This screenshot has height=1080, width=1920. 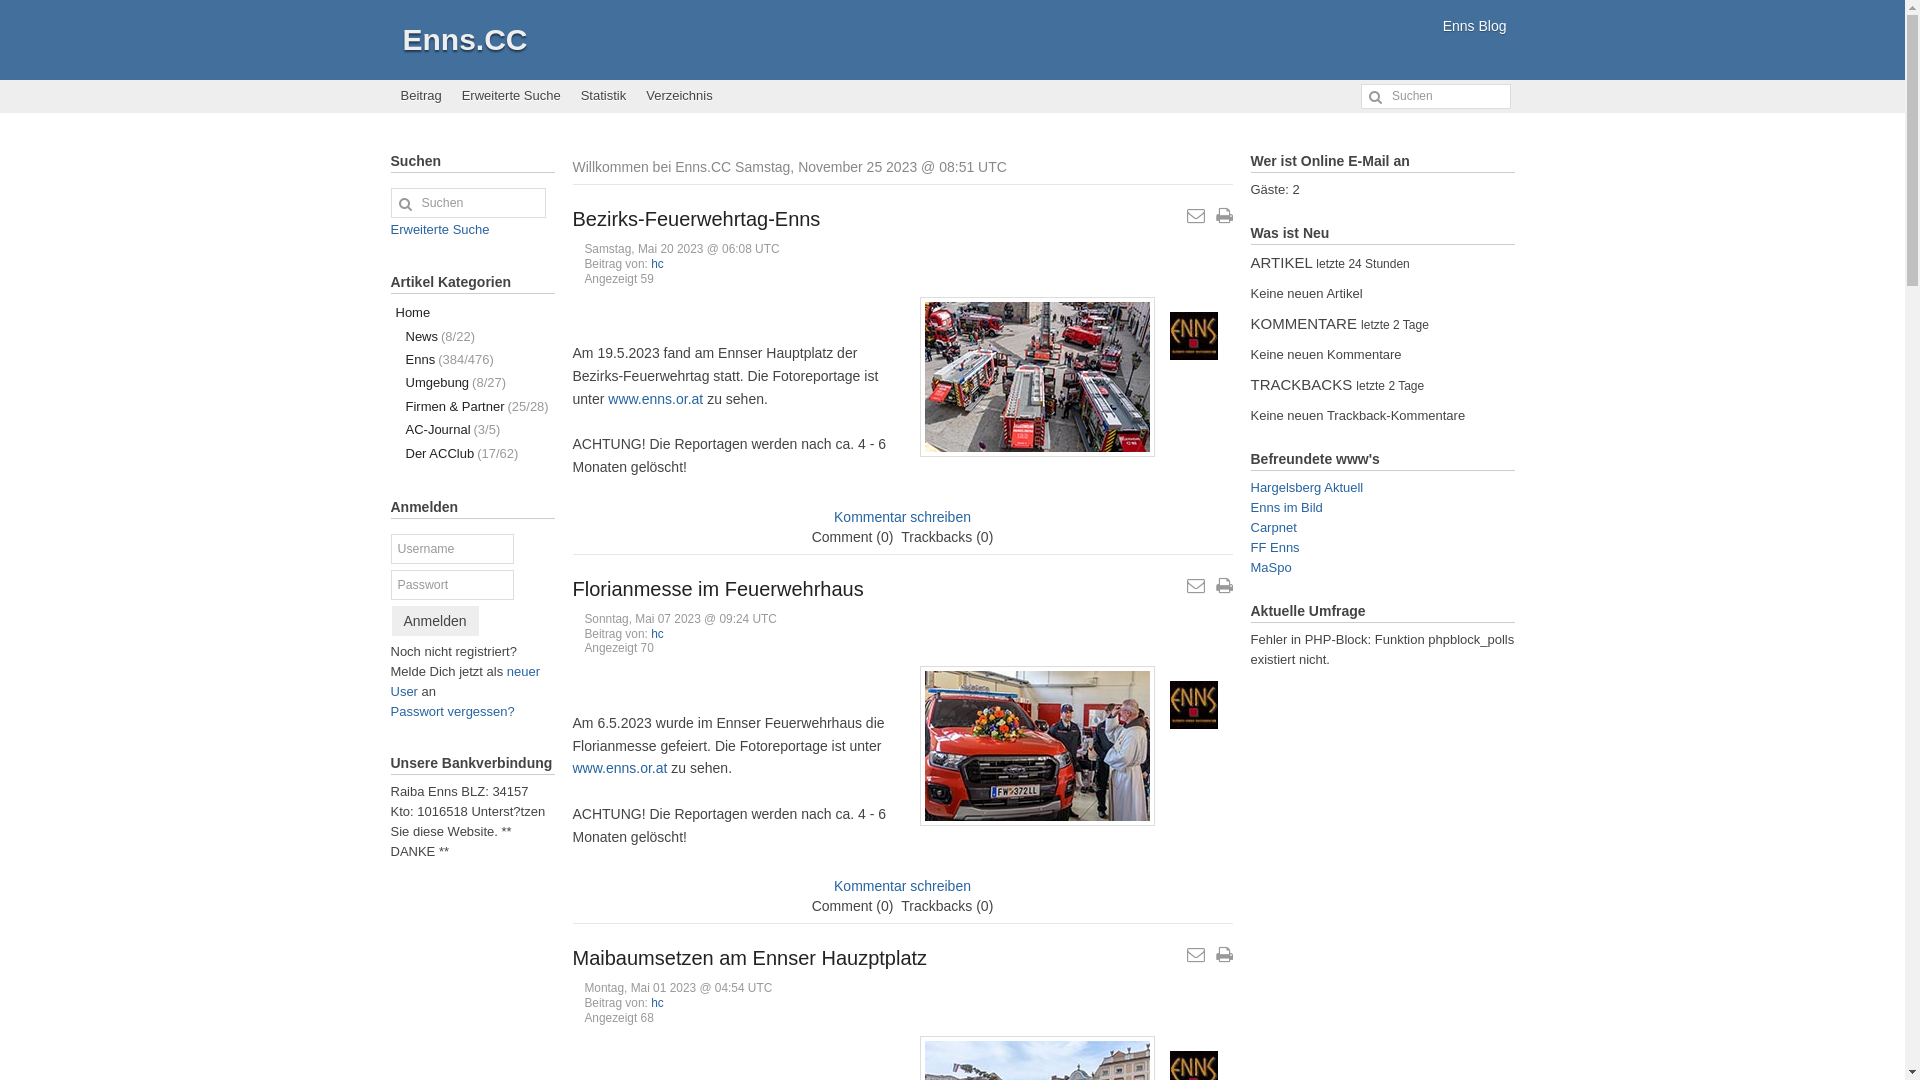 What do you see at coordinates (1248, 506) in the screenshot?
I see `'Enns im Bild'` at bounding box center [1248, 506].